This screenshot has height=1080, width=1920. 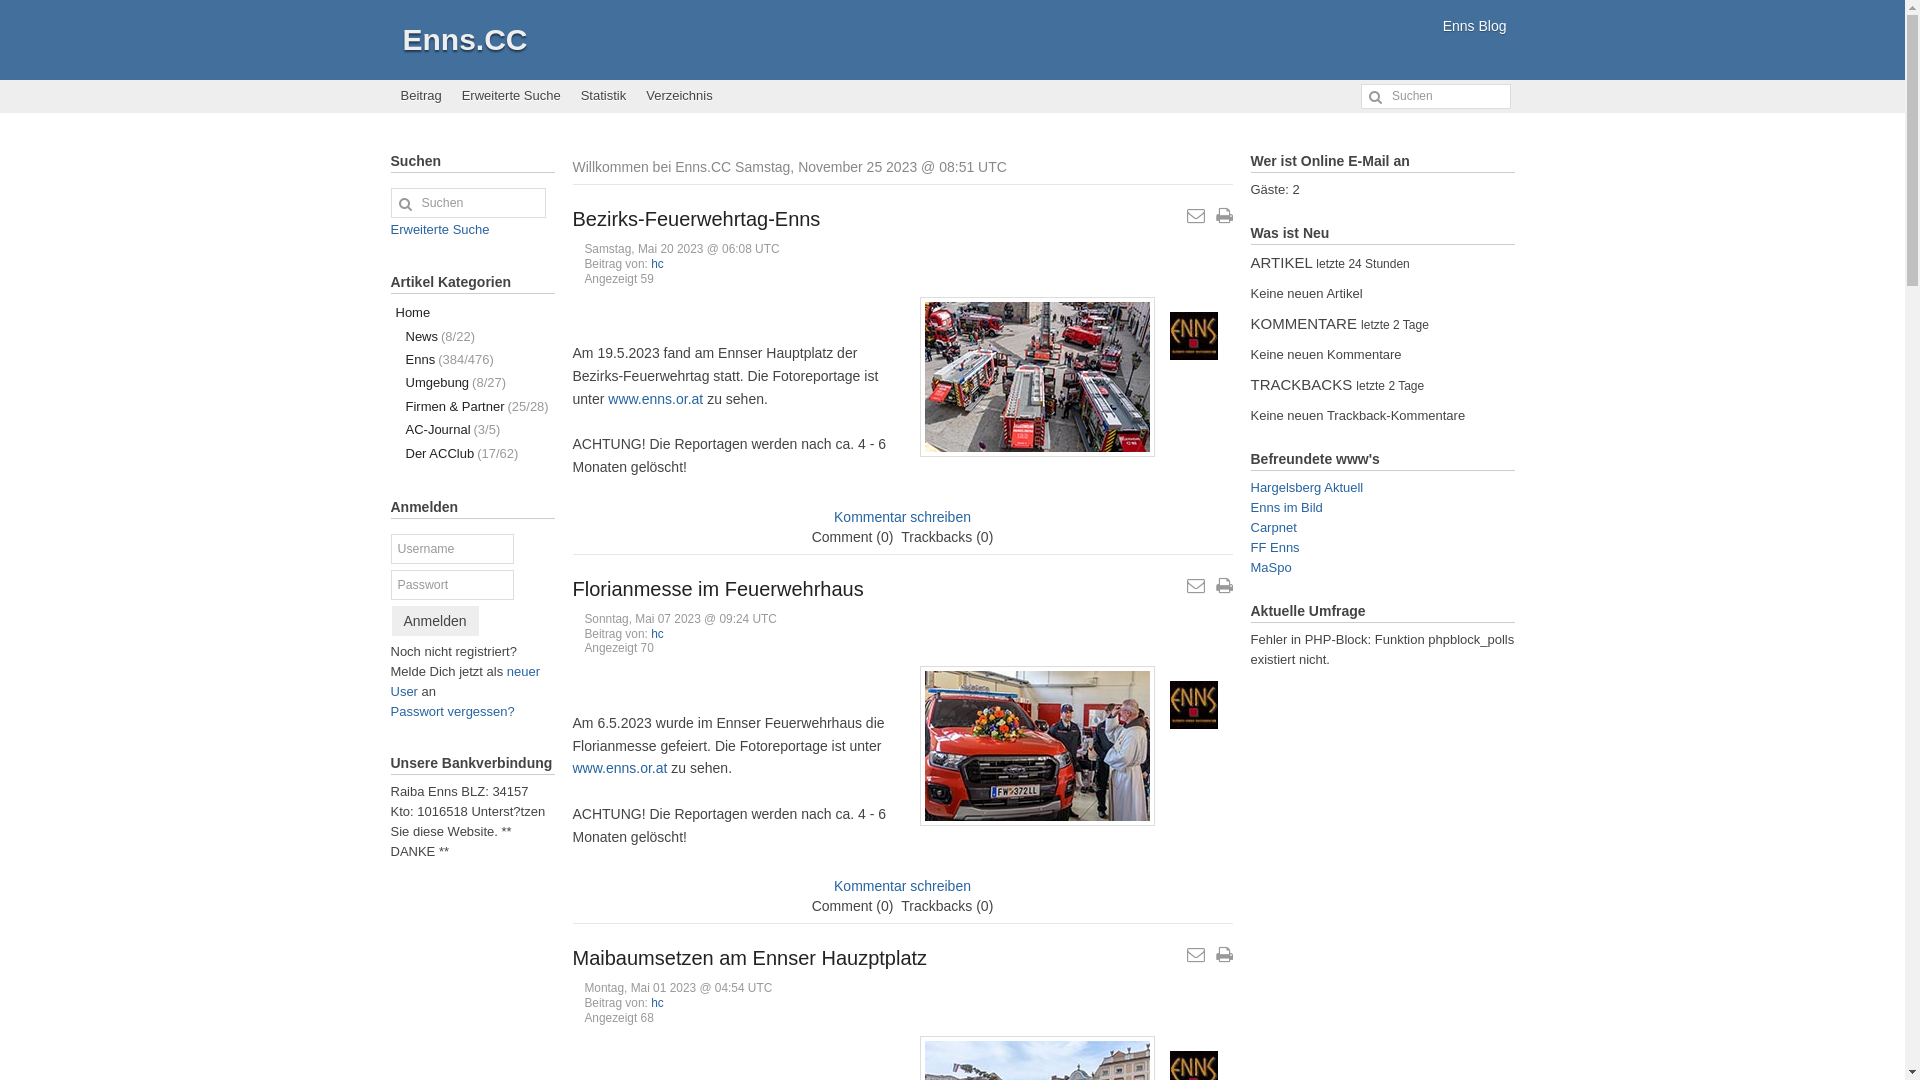 What do you see at coordinates (1248, 506) in the screenshot?
I see `'Enns im Bild'` at bounding box center [1248, 506].